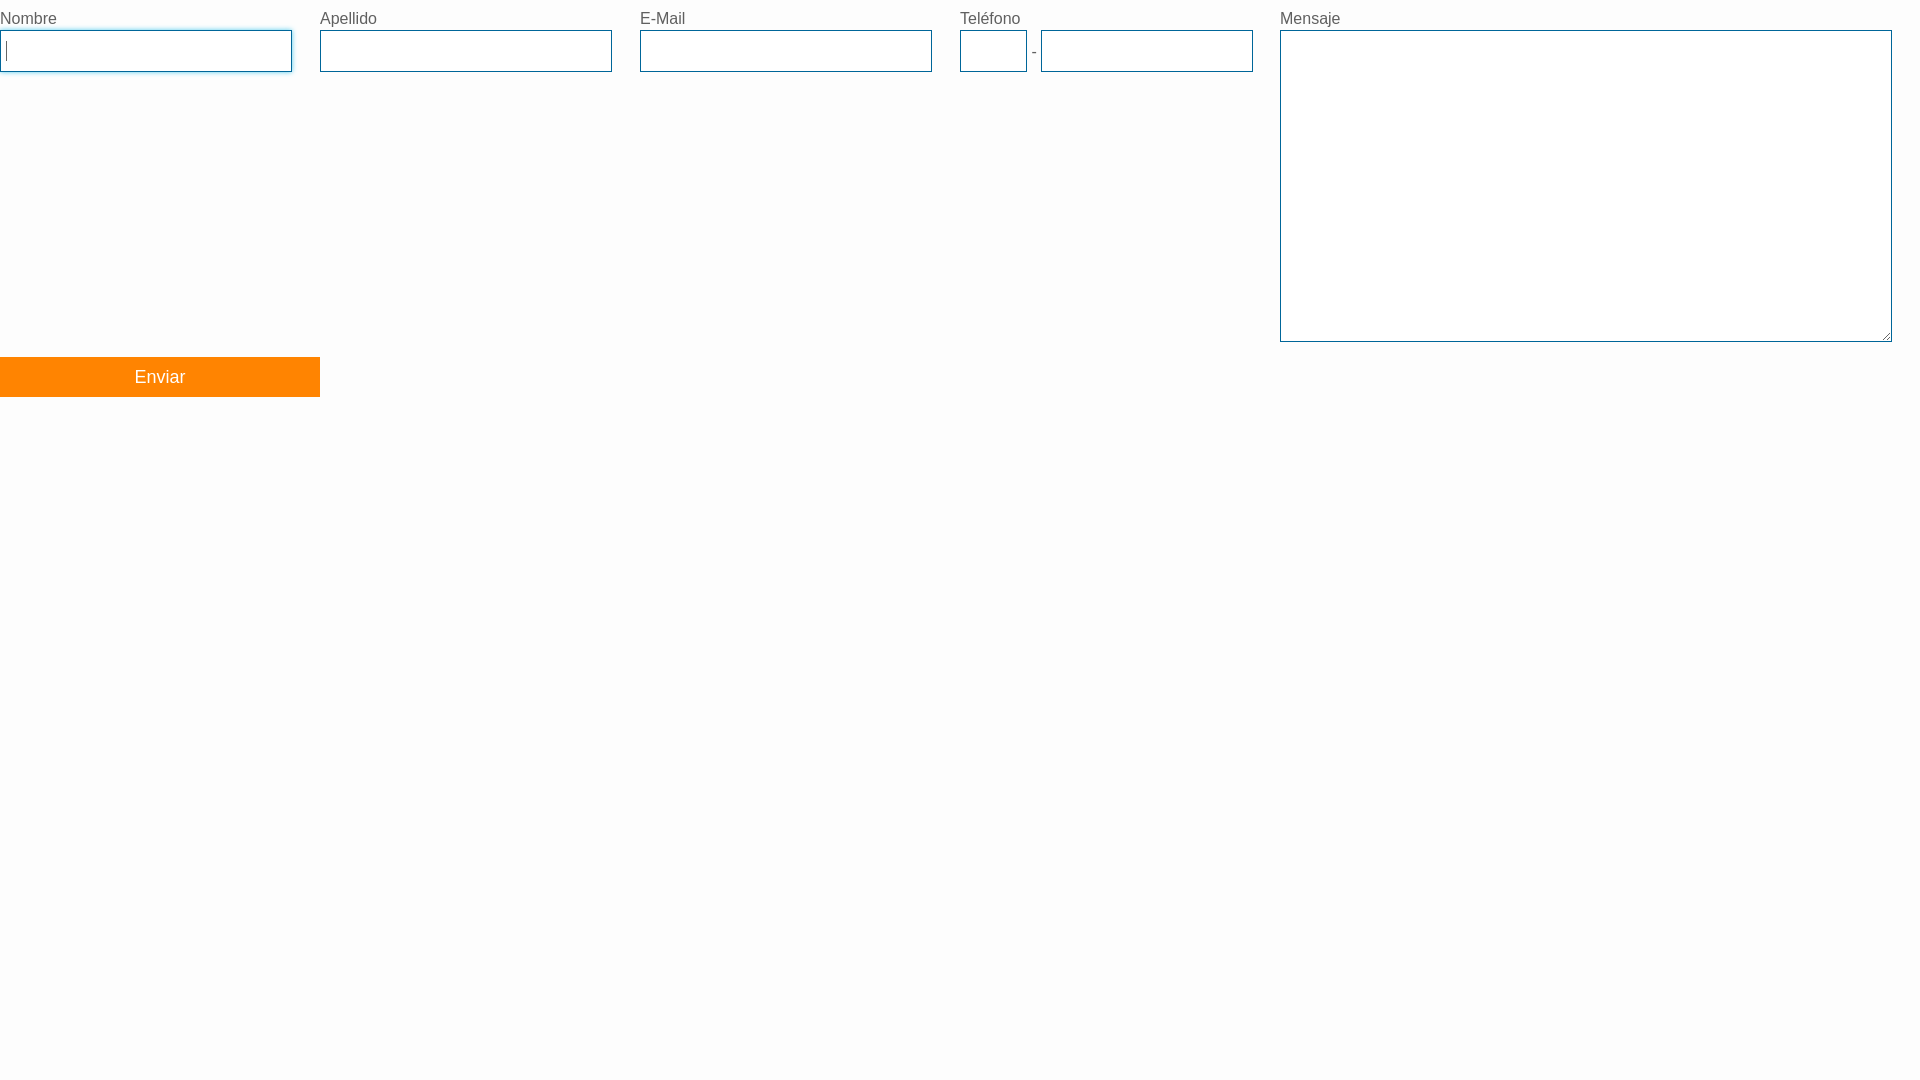 This screenshot has width=1920, height=1080. What do you see at coordinates (158, 377) in the screenshot?
I see `'Enviar'` at bounding box center [158, 377].